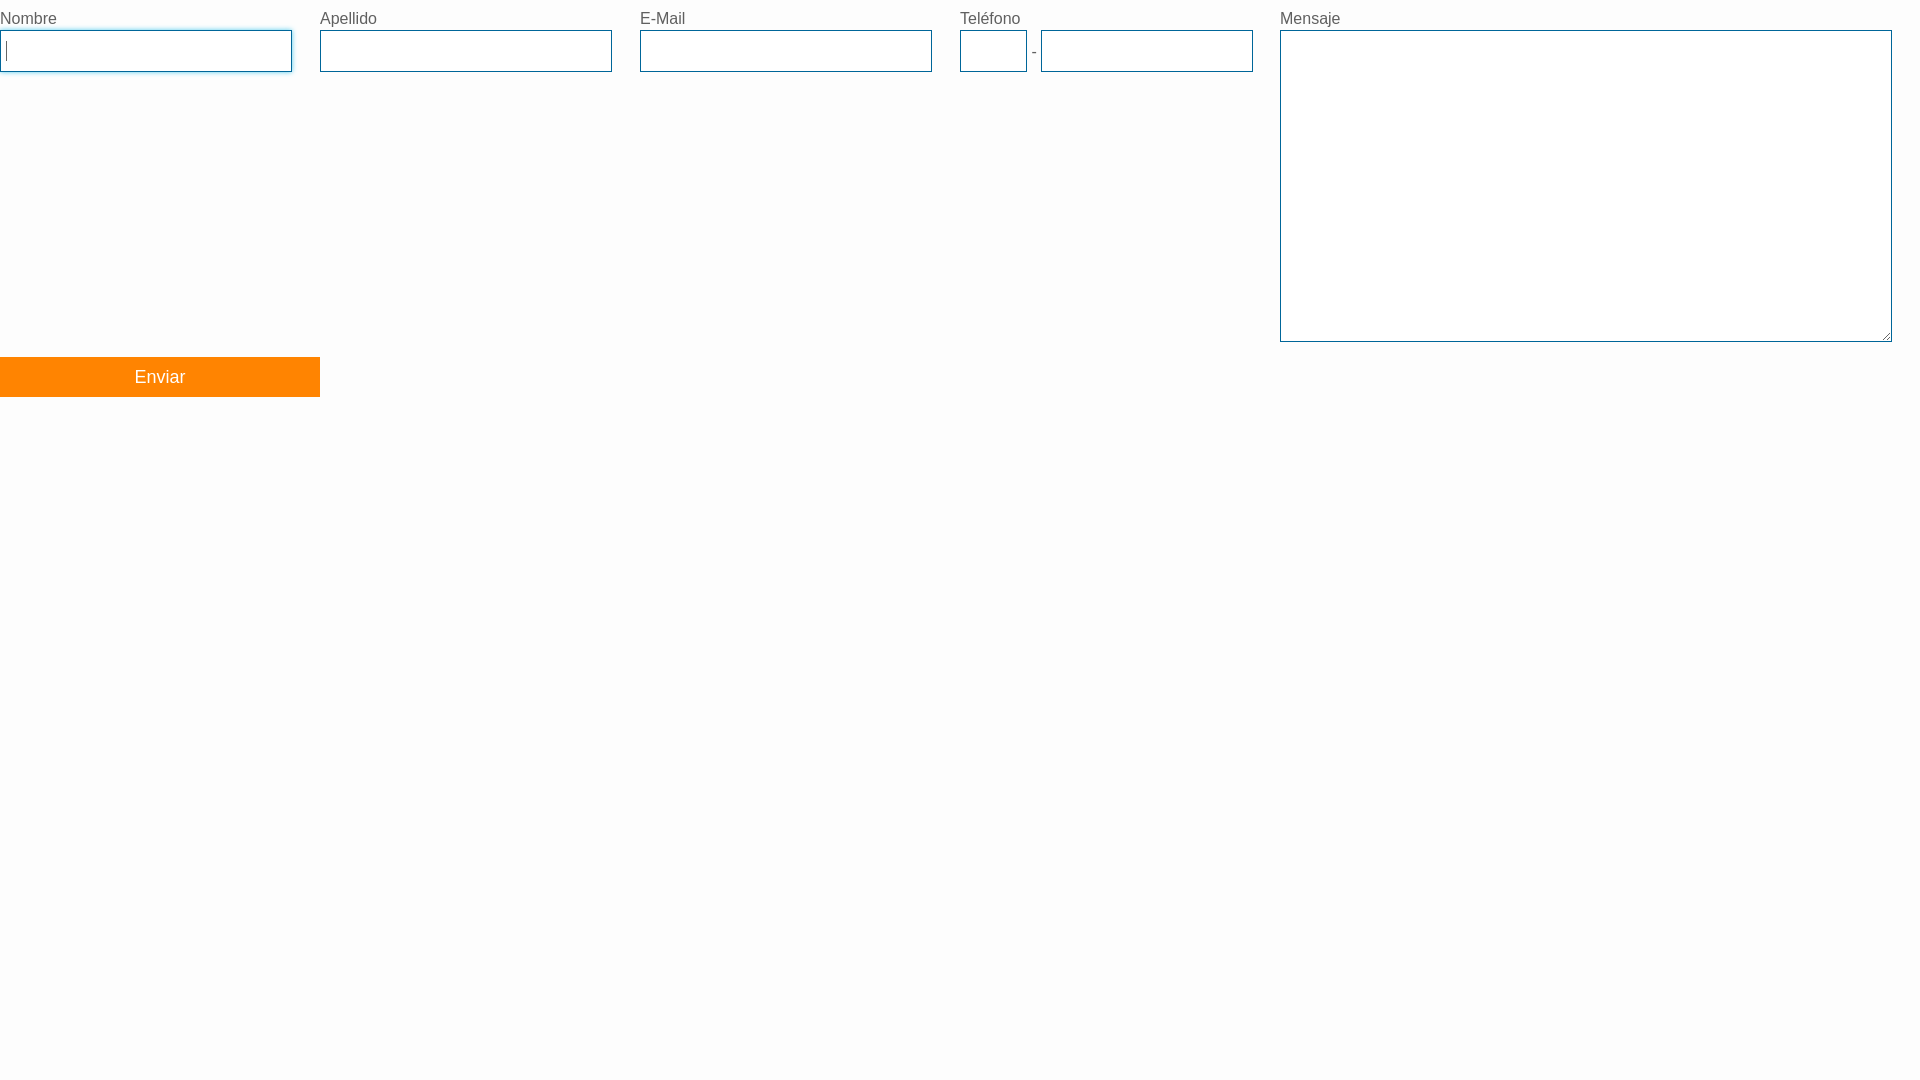 This screenshot has width=1920, height=1080. What do you see at coordinates (158, 377) in the screenshot?
I see `'Enviar'` at bounding box center [158, 377].